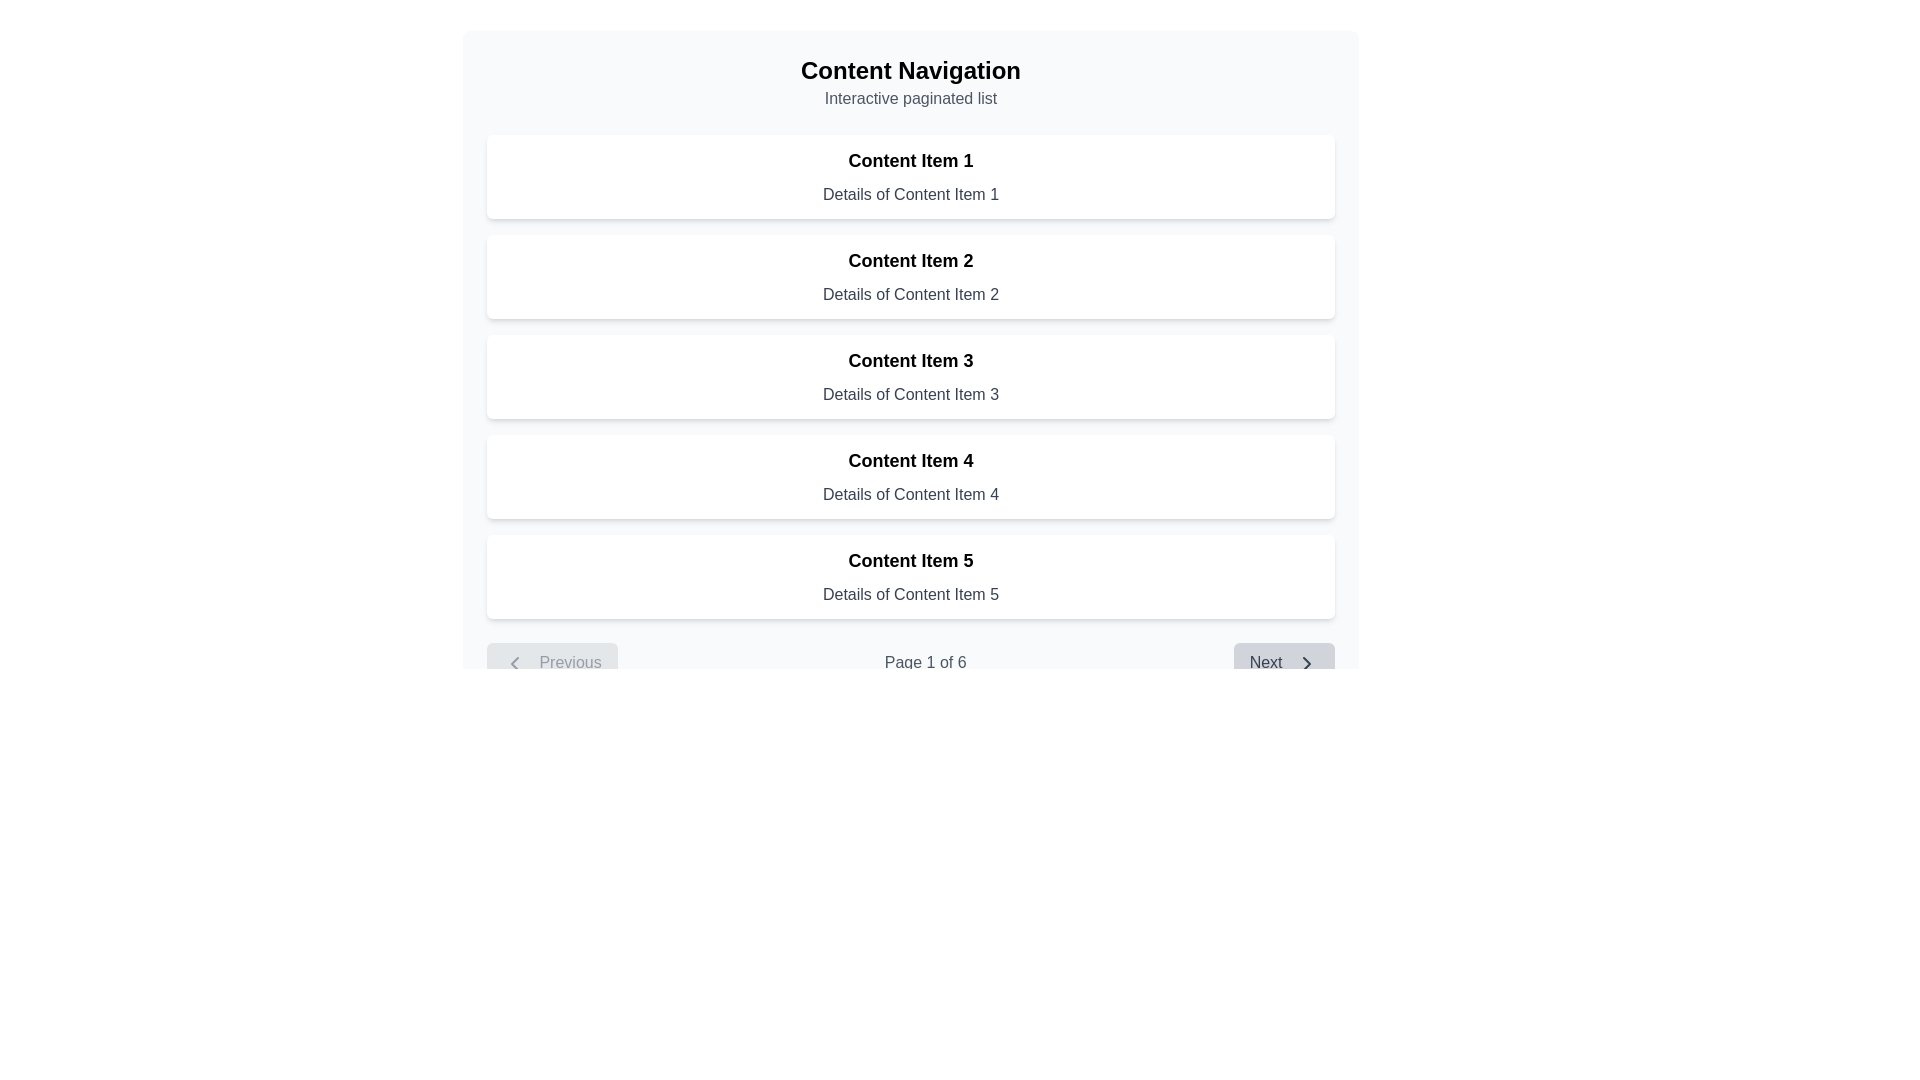 This screenshot has height=1080, width=1920. What do you see at coordinates (910, 361) in the screenshot?
I see `the text label that serves as the title for the third content item in the list` at bounding box center [910, 361].